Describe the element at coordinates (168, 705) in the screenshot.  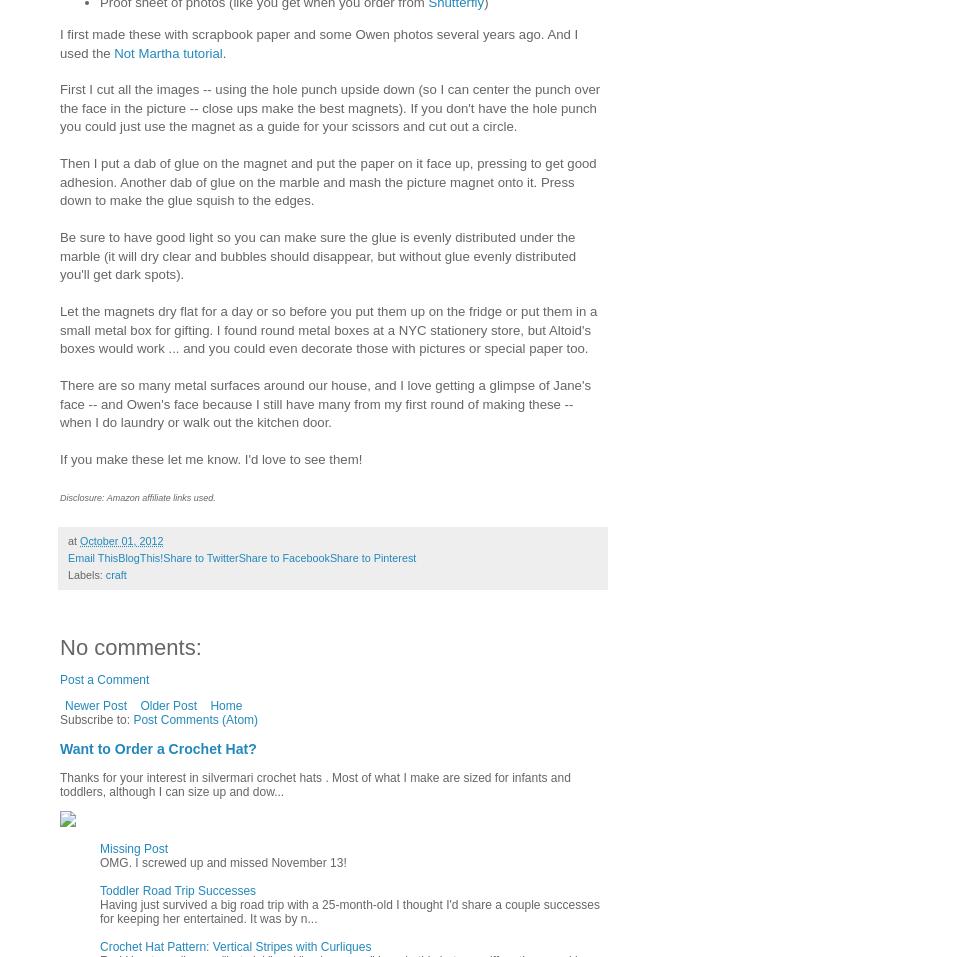
I see `'Older Post'` at that location.